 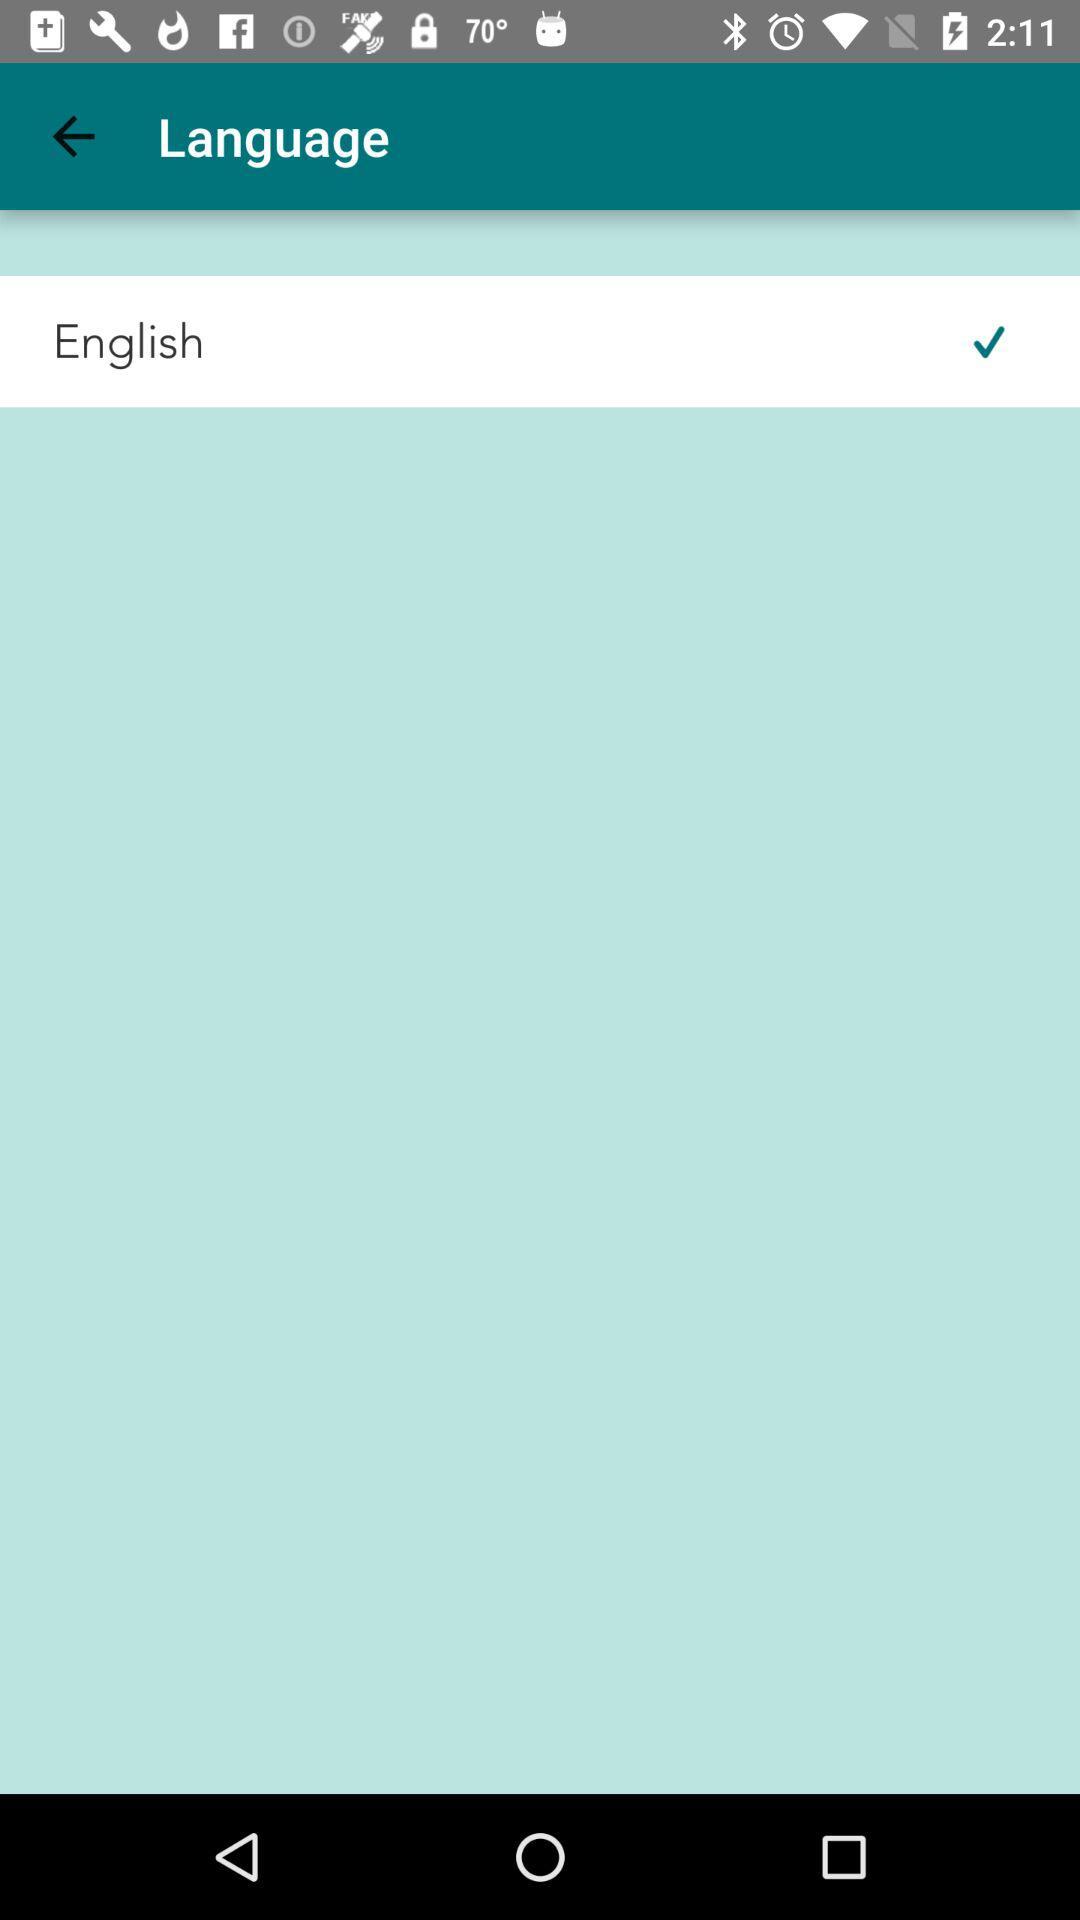 What do you see at coordinates (72, 135) in the screenshot?
I see `the item above english` at bounding box center [72, 135].